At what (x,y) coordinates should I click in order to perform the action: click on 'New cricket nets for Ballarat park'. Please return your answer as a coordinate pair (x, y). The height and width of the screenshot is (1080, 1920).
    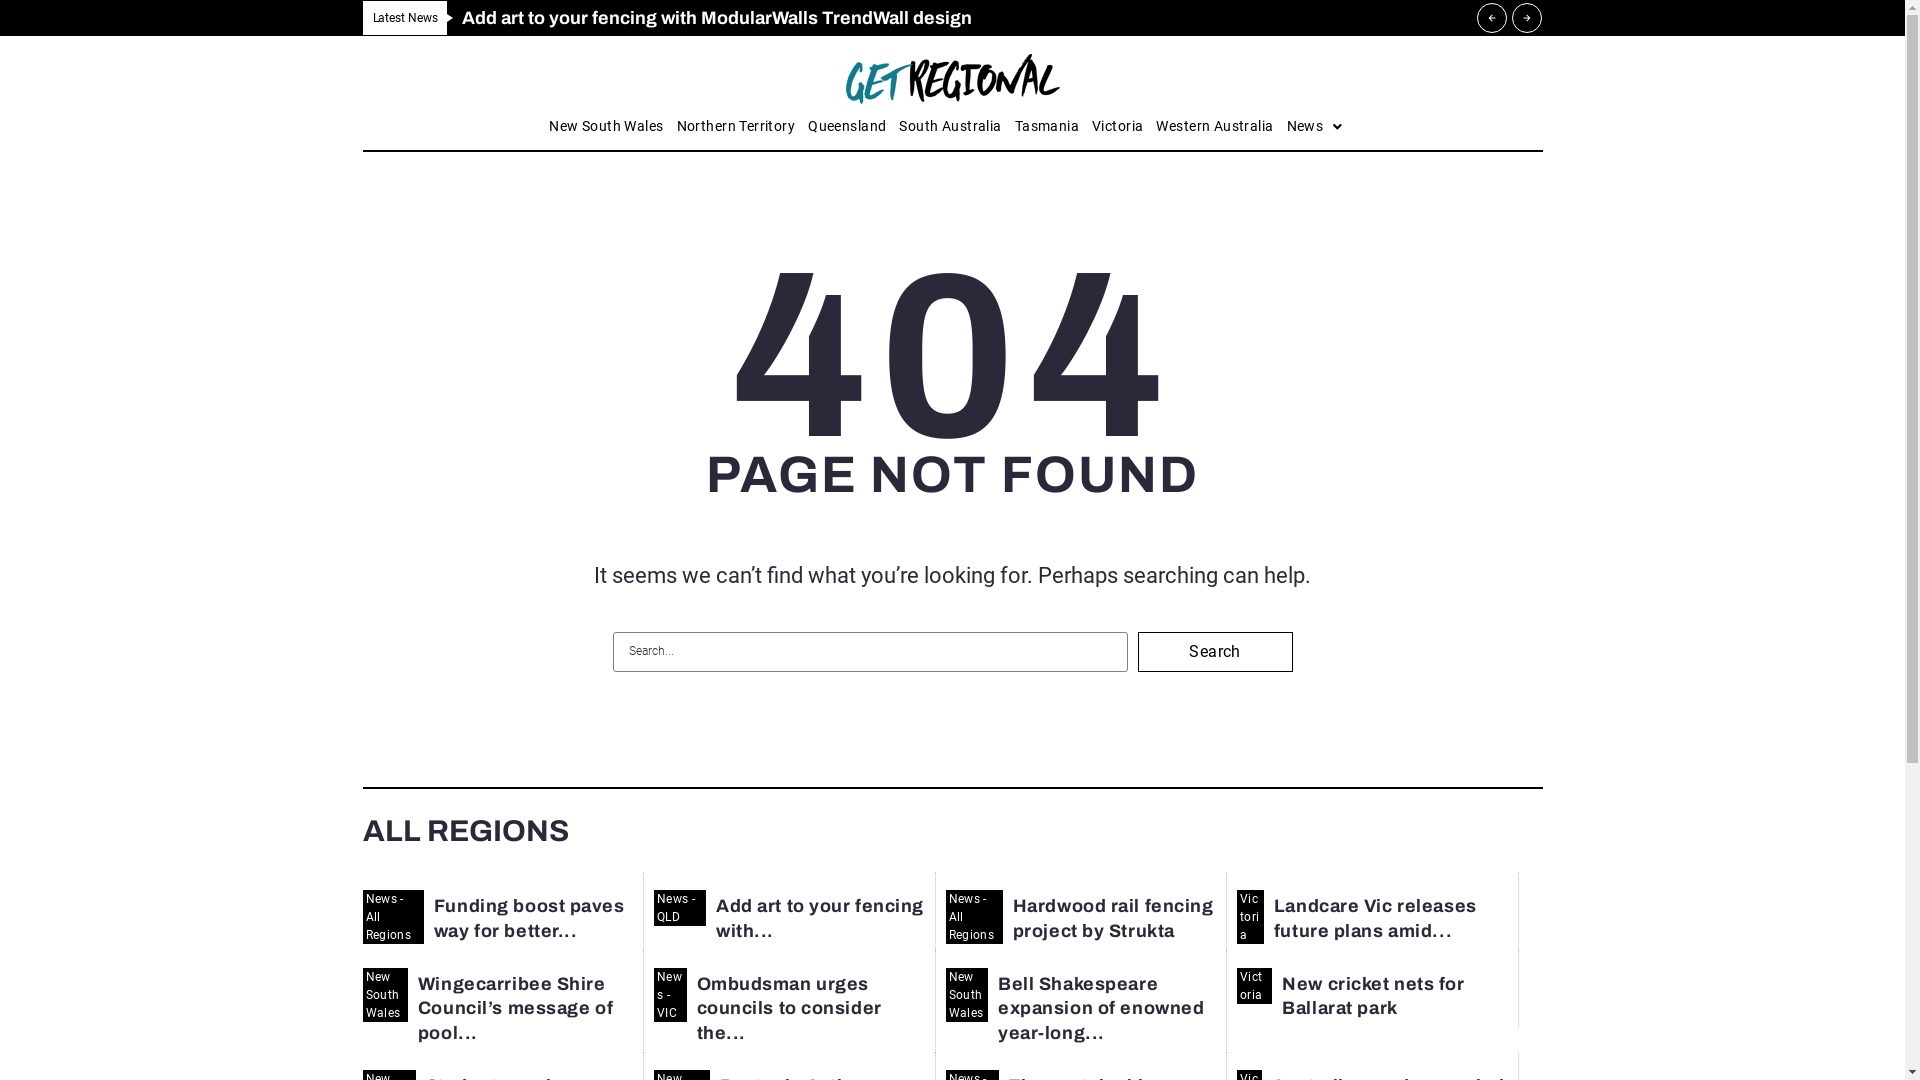
    Looking at the image, I should click on (1371, 995).